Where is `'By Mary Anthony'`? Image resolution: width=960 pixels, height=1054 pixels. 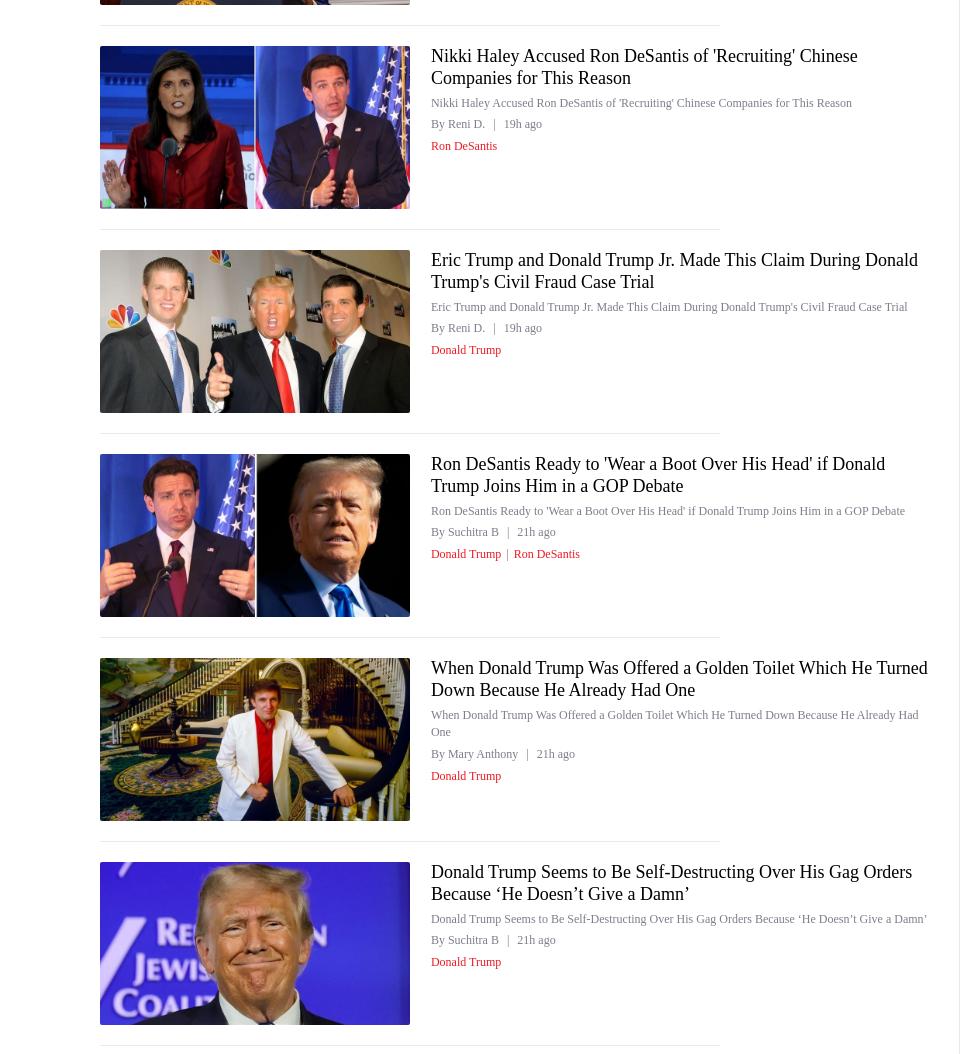
'By Mary Anthony' is located at coordinates (475, 752).